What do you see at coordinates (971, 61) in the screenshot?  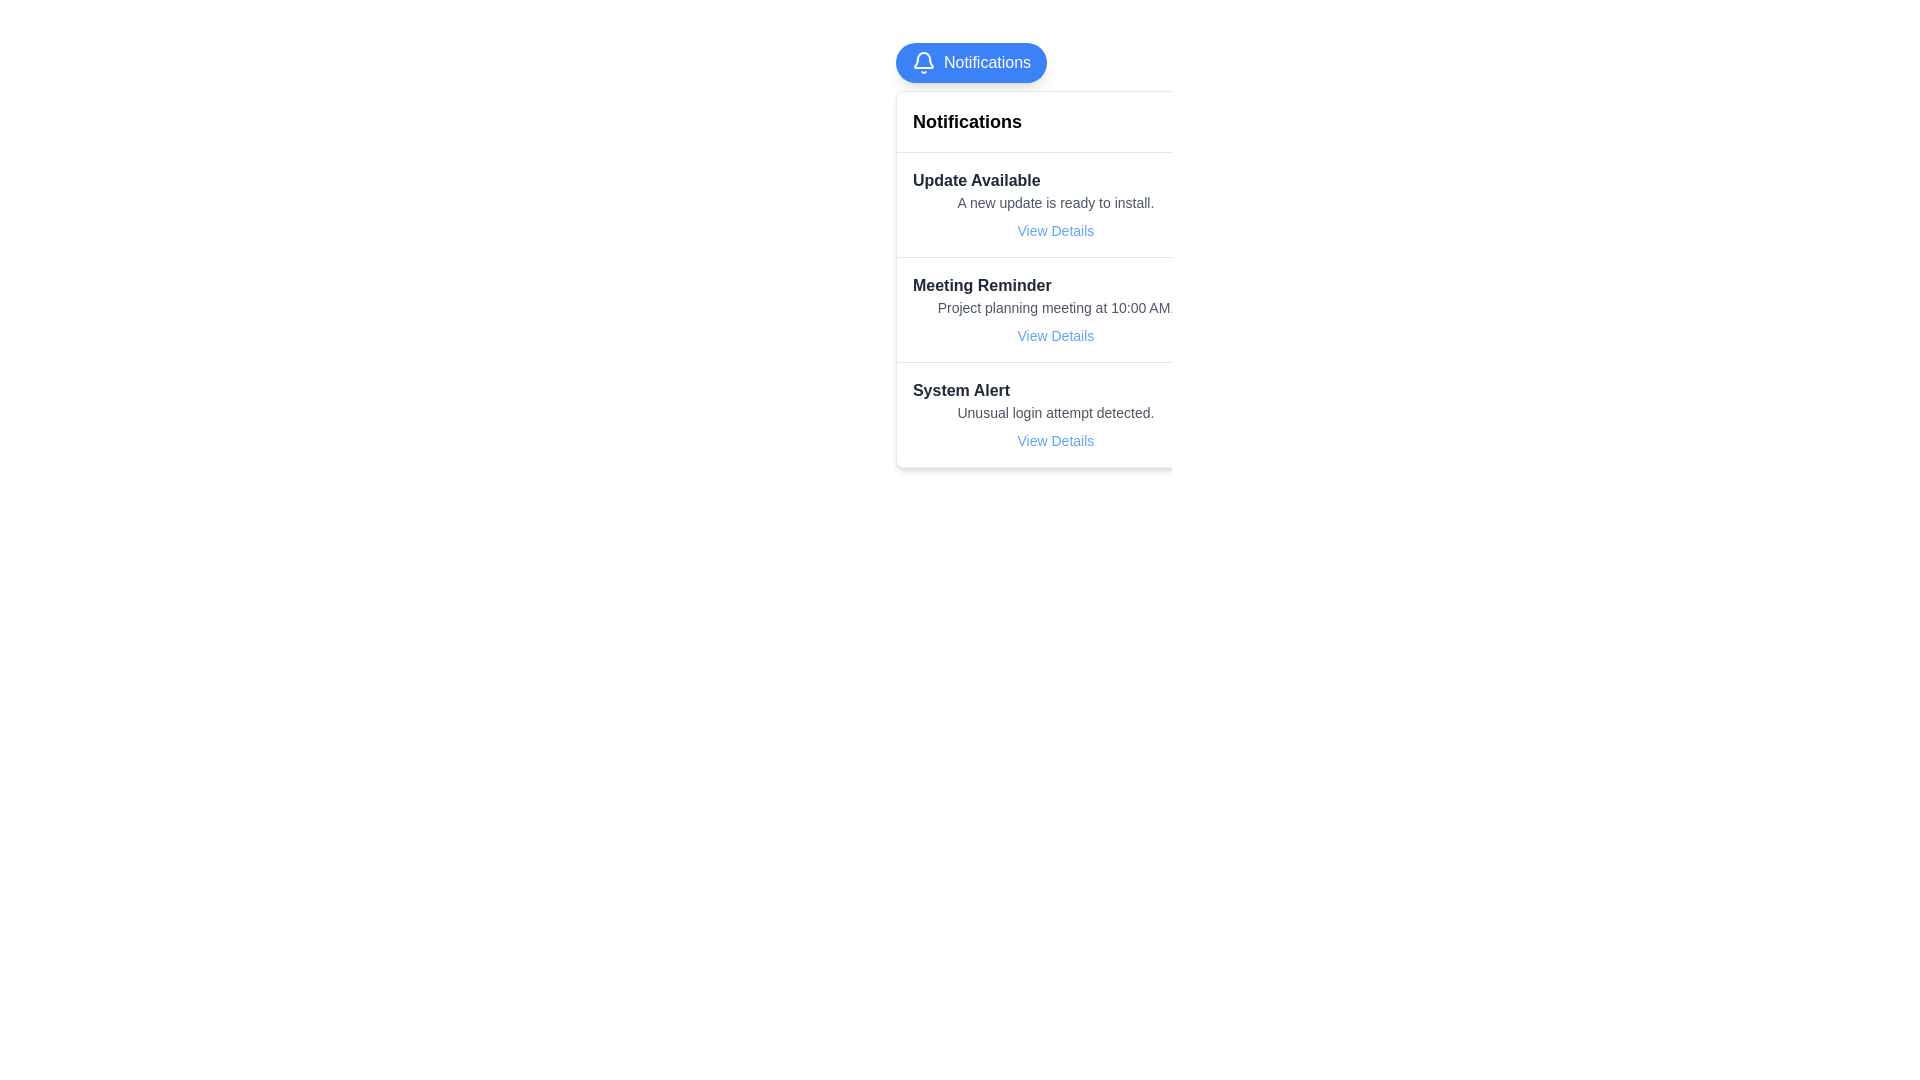 I see `the blue 'Notifications' button with a bell-shaped icon at the upper-left corner of the notification panel` at bounding box center [971, 61].